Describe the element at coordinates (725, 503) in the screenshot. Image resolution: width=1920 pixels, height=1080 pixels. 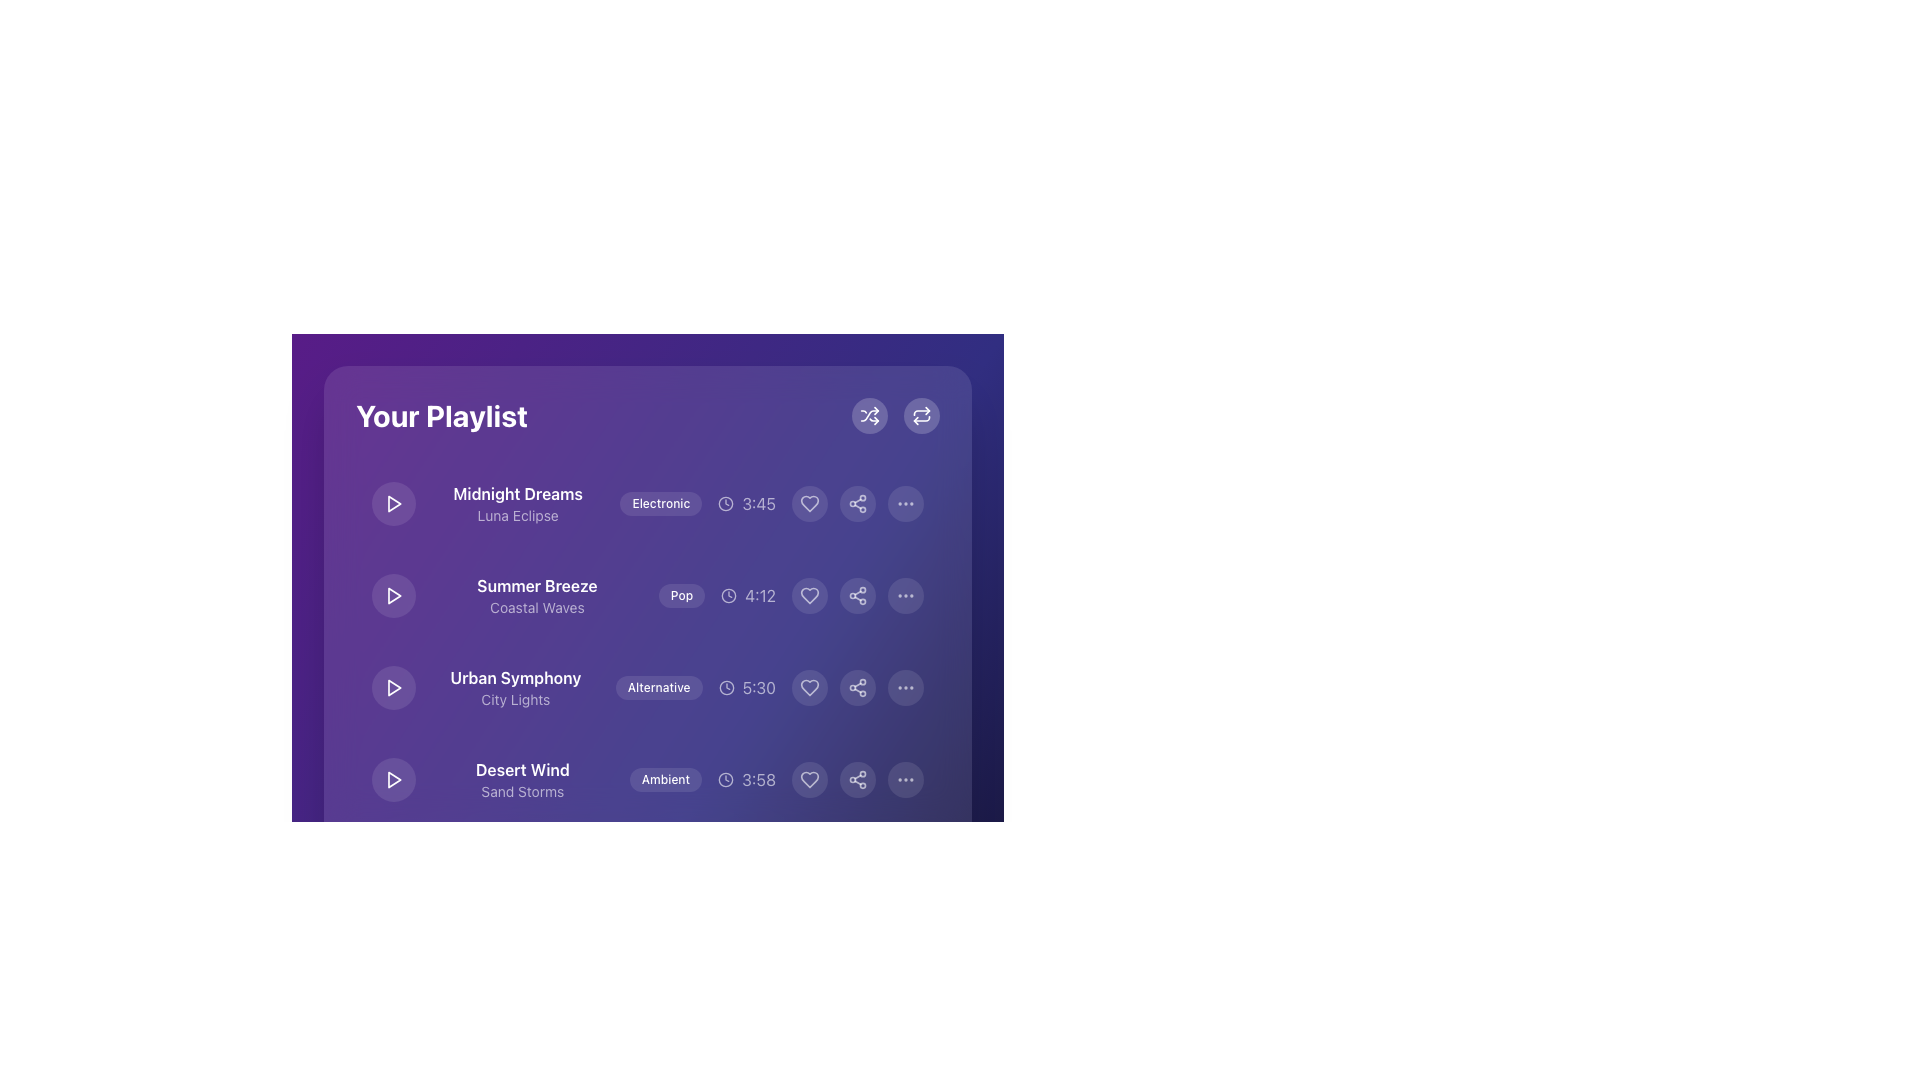
I see `the circular clock icon representing time-related functionality located in the first row of the 'Midnight Dreams' song playlist, positioned to the right of the 'Electronic' genre tag and before the song duration '3:45'` at that location.